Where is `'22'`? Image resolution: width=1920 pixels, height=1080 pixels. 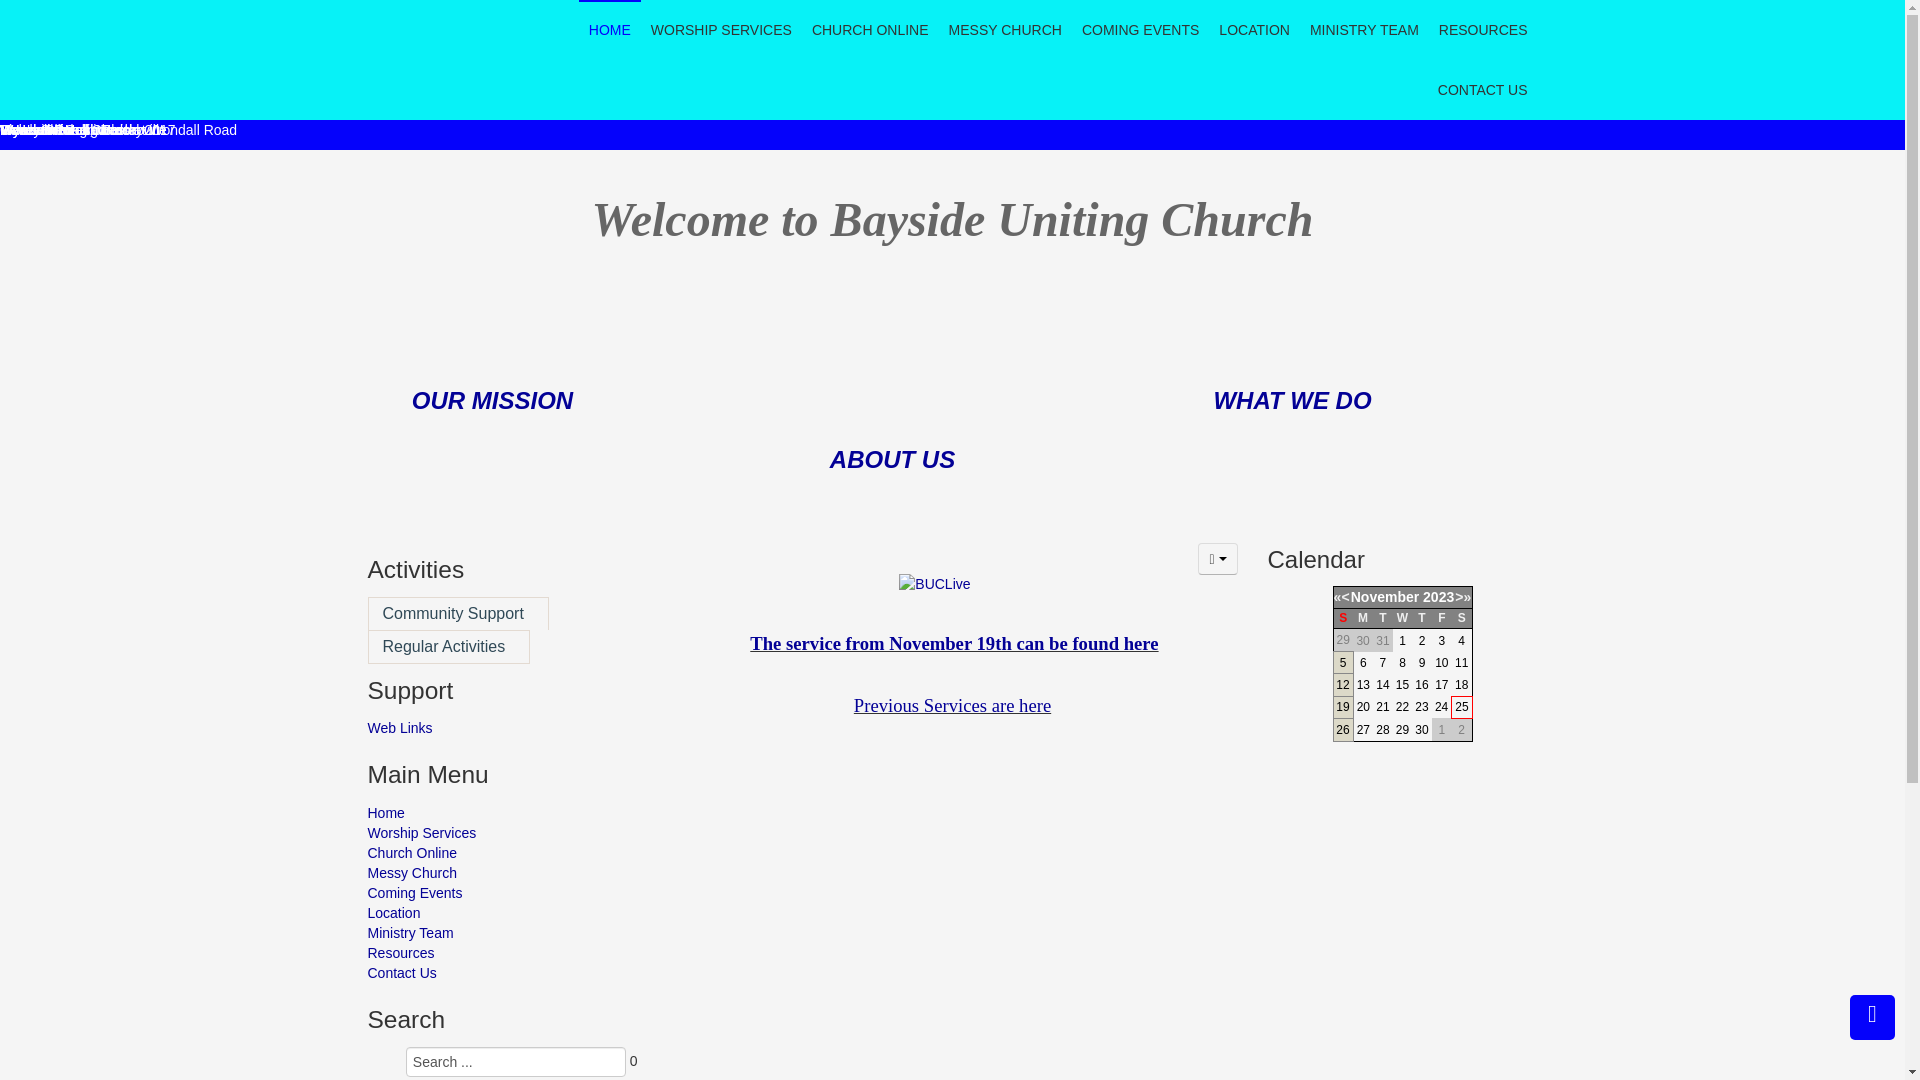
'22' is located at coordinates (1401, 705).